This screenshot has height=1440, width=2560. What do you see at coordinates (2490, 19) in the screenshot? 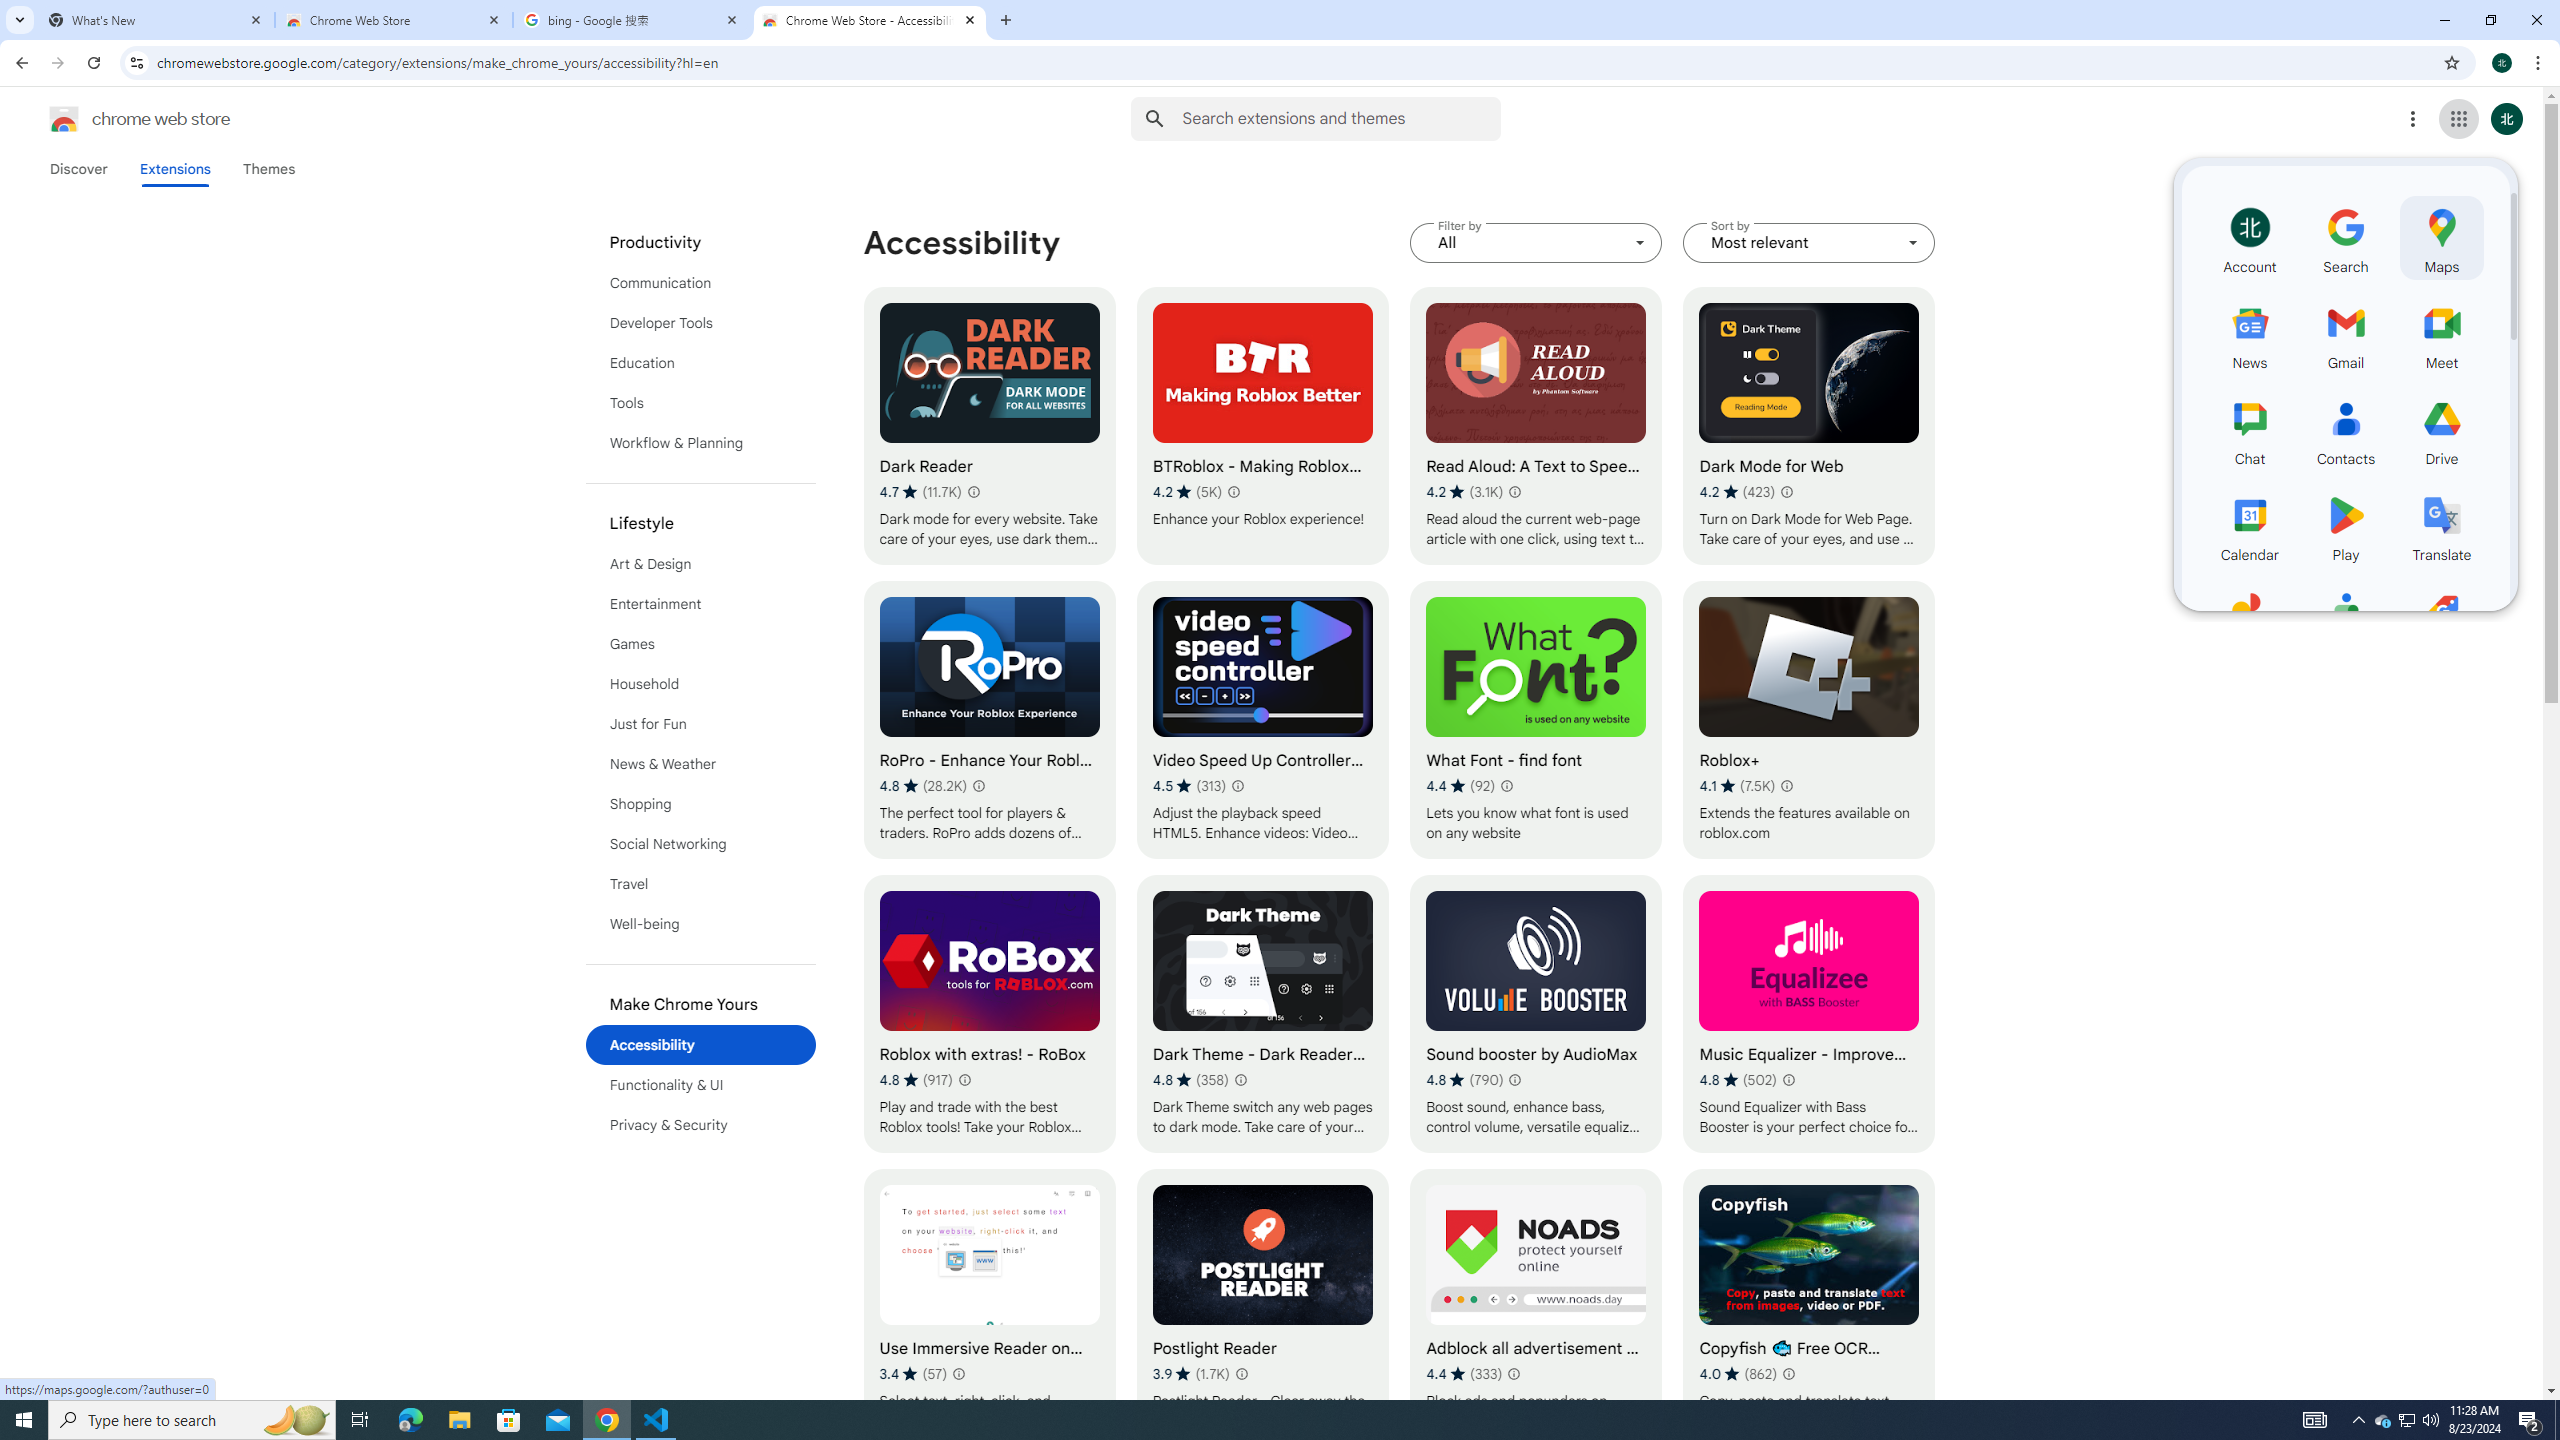
I see `'Restore'` at bounding box center [2490, 19].